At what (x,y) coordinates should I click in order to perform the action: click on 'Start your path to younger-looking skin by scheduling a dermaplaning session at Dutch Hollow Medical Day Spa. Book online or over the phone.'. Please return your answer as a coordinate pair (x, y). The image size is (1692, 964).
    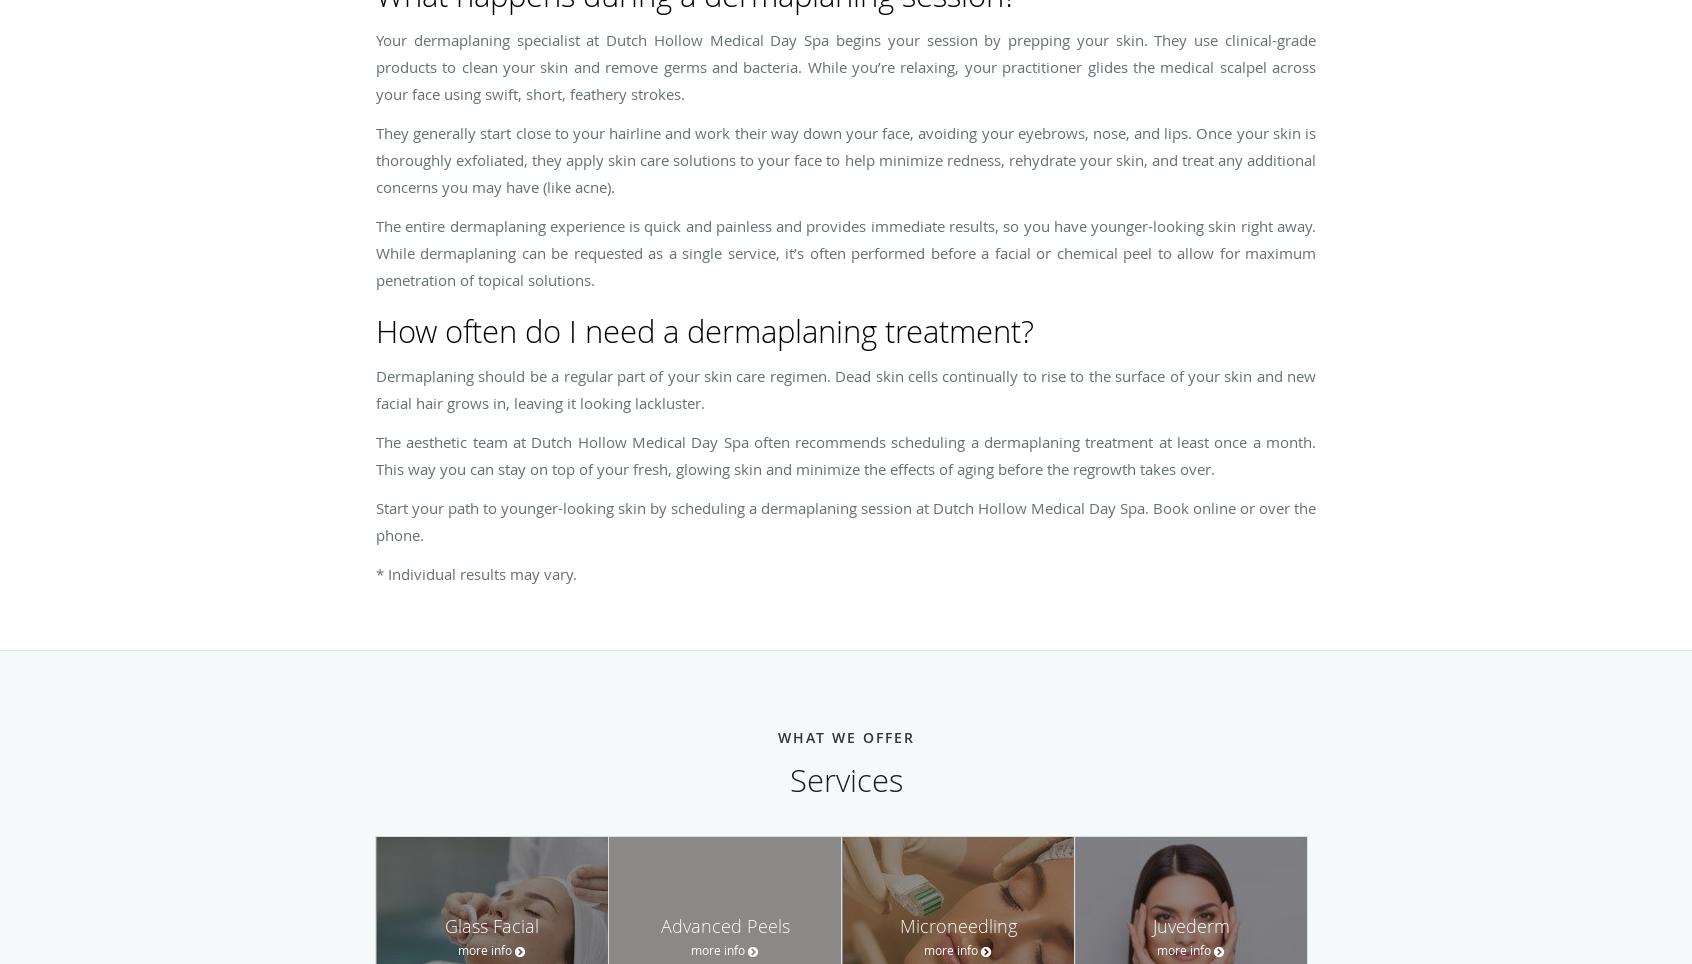
    Looking at the image, I should click on (846, 520).